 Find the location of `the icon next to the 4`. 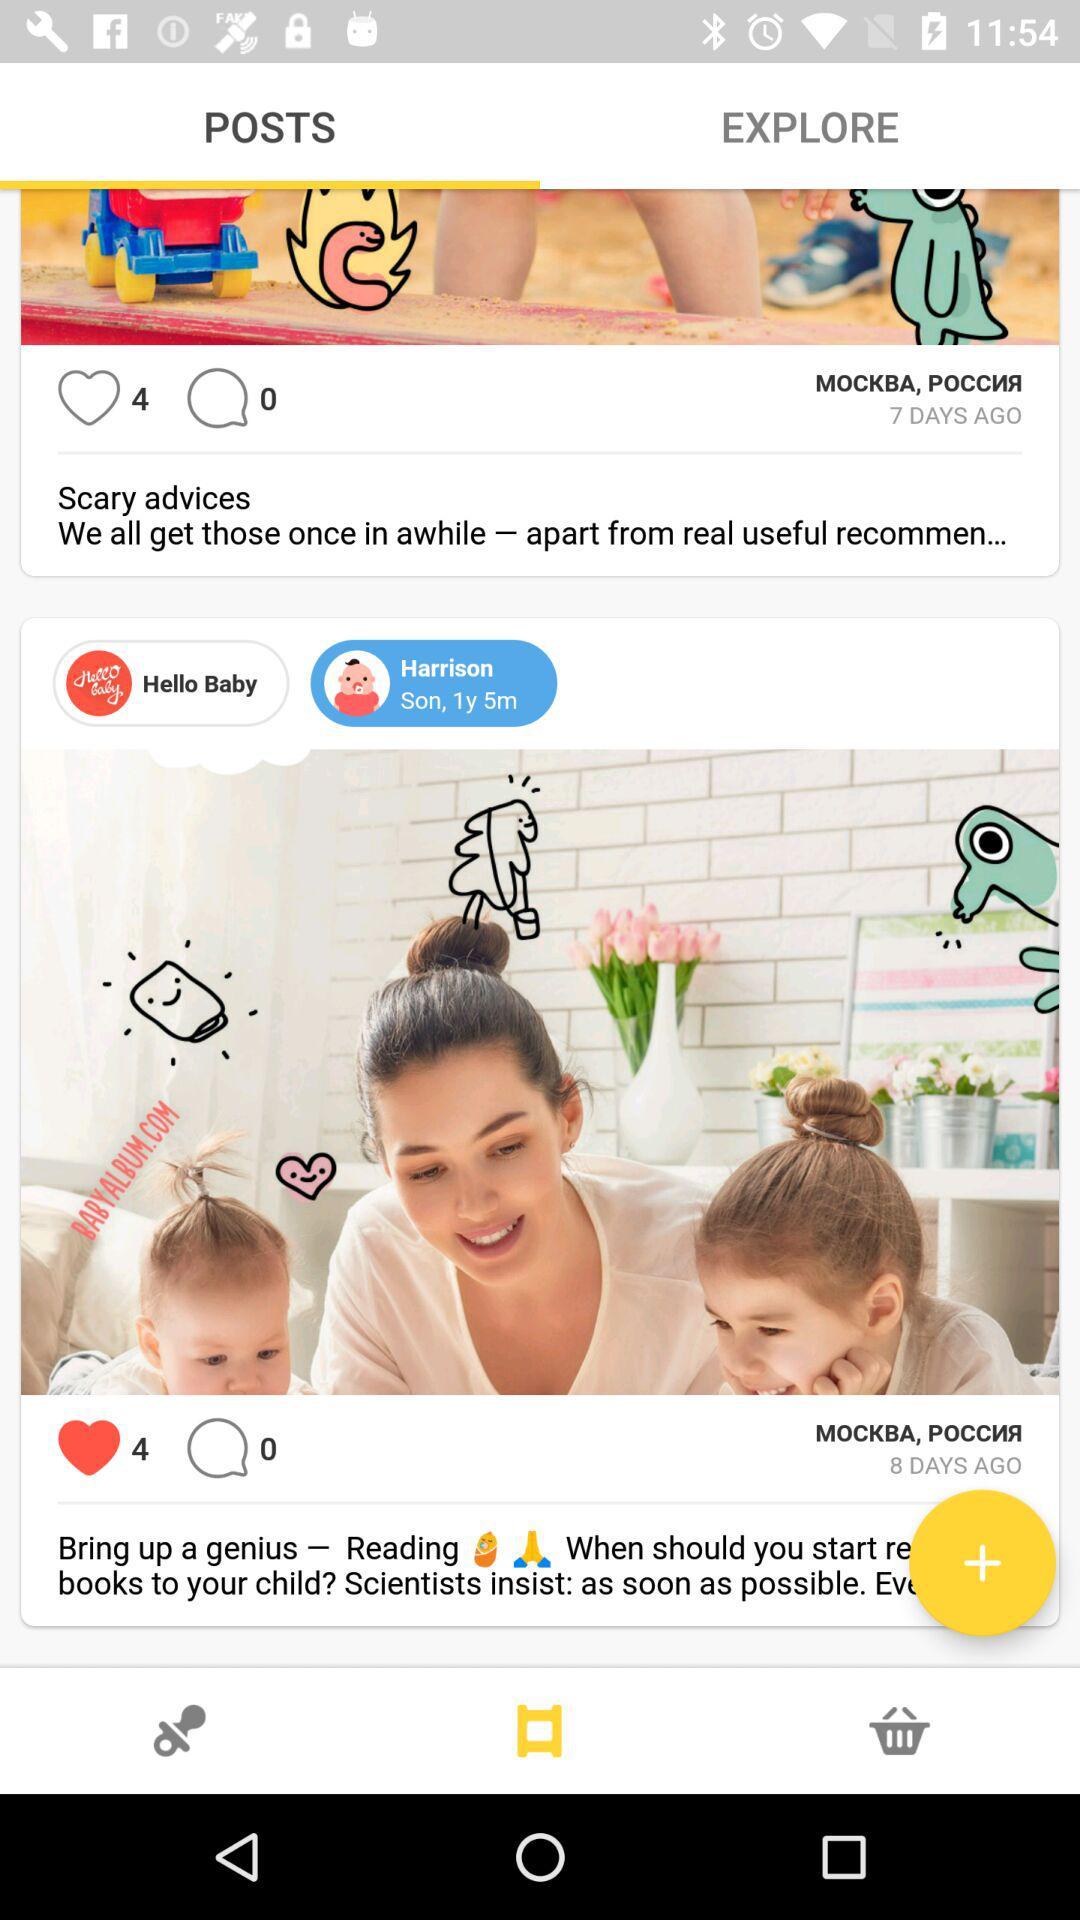

the icon next to the 4 is located at coordinates (88, 1448).